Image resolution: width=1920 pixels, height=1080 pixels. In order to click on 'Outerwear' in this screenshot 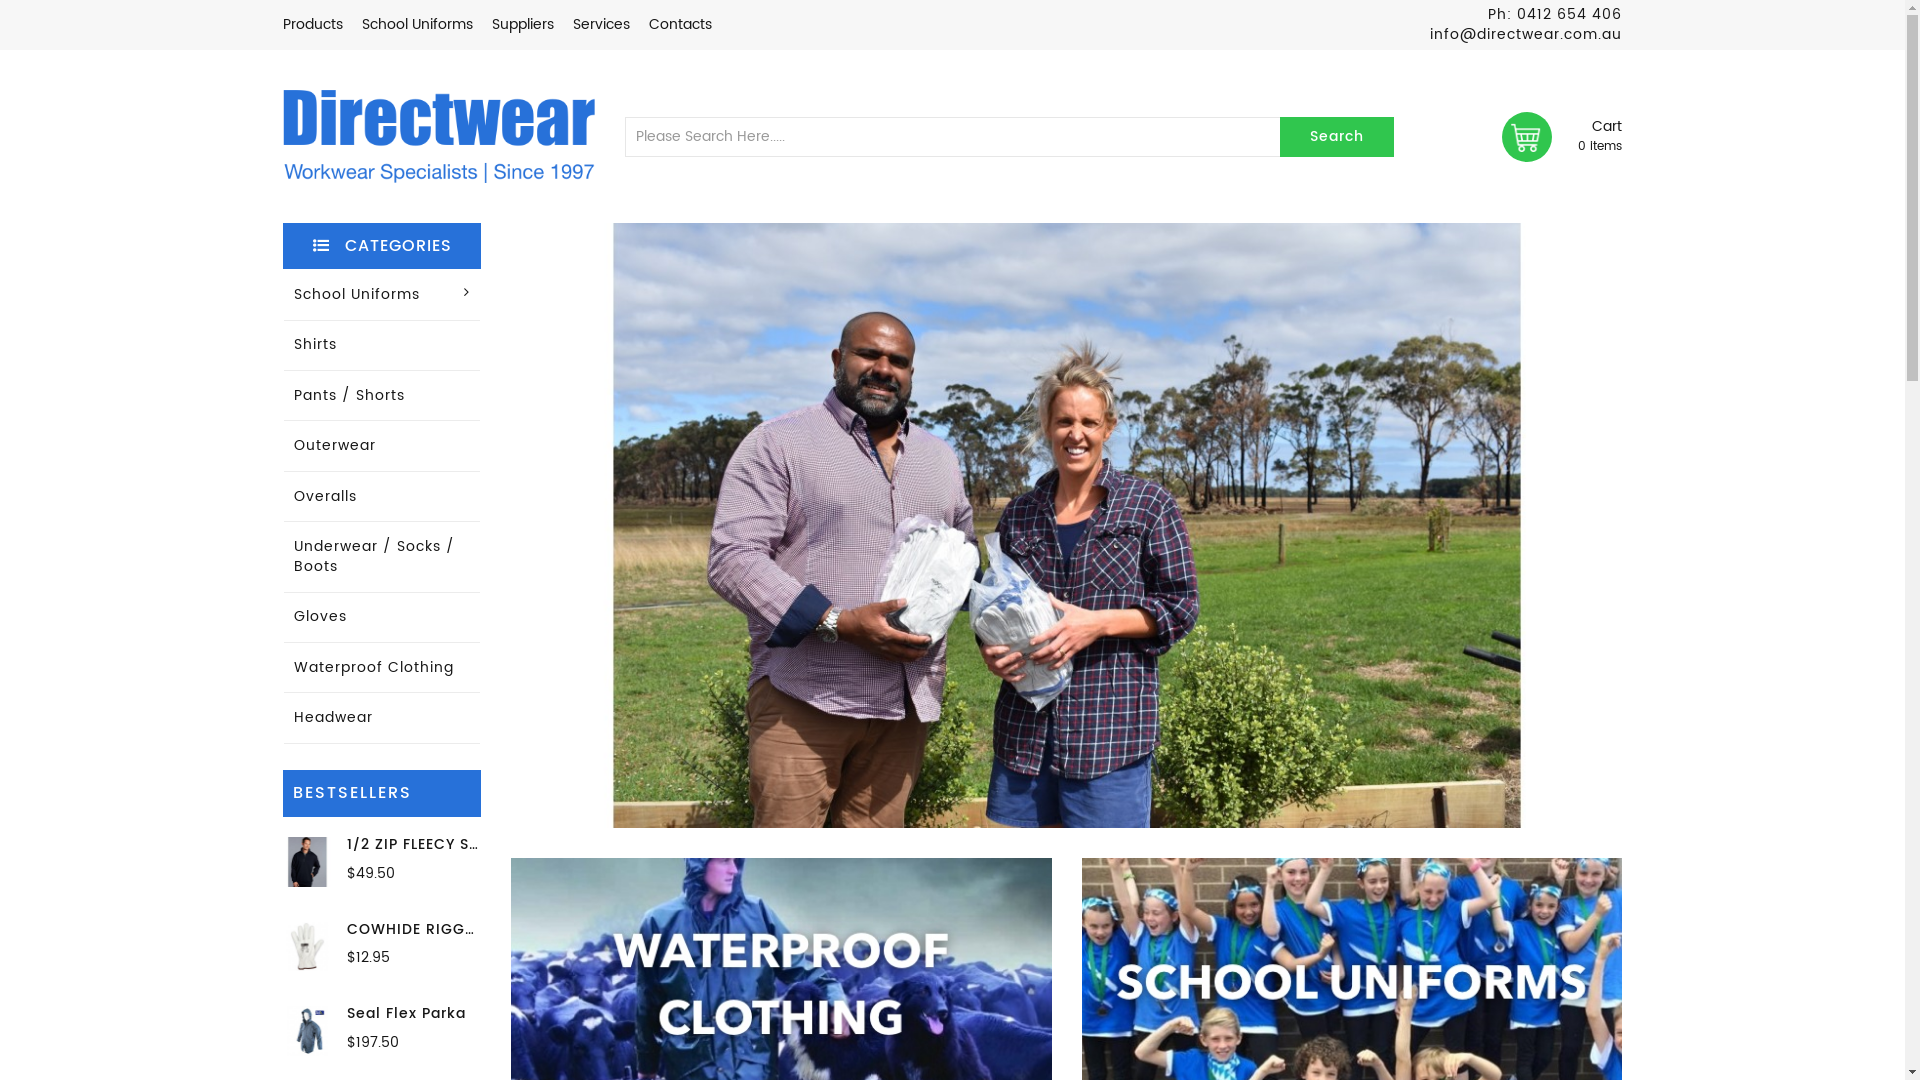, I will do `click(282, 445)`.